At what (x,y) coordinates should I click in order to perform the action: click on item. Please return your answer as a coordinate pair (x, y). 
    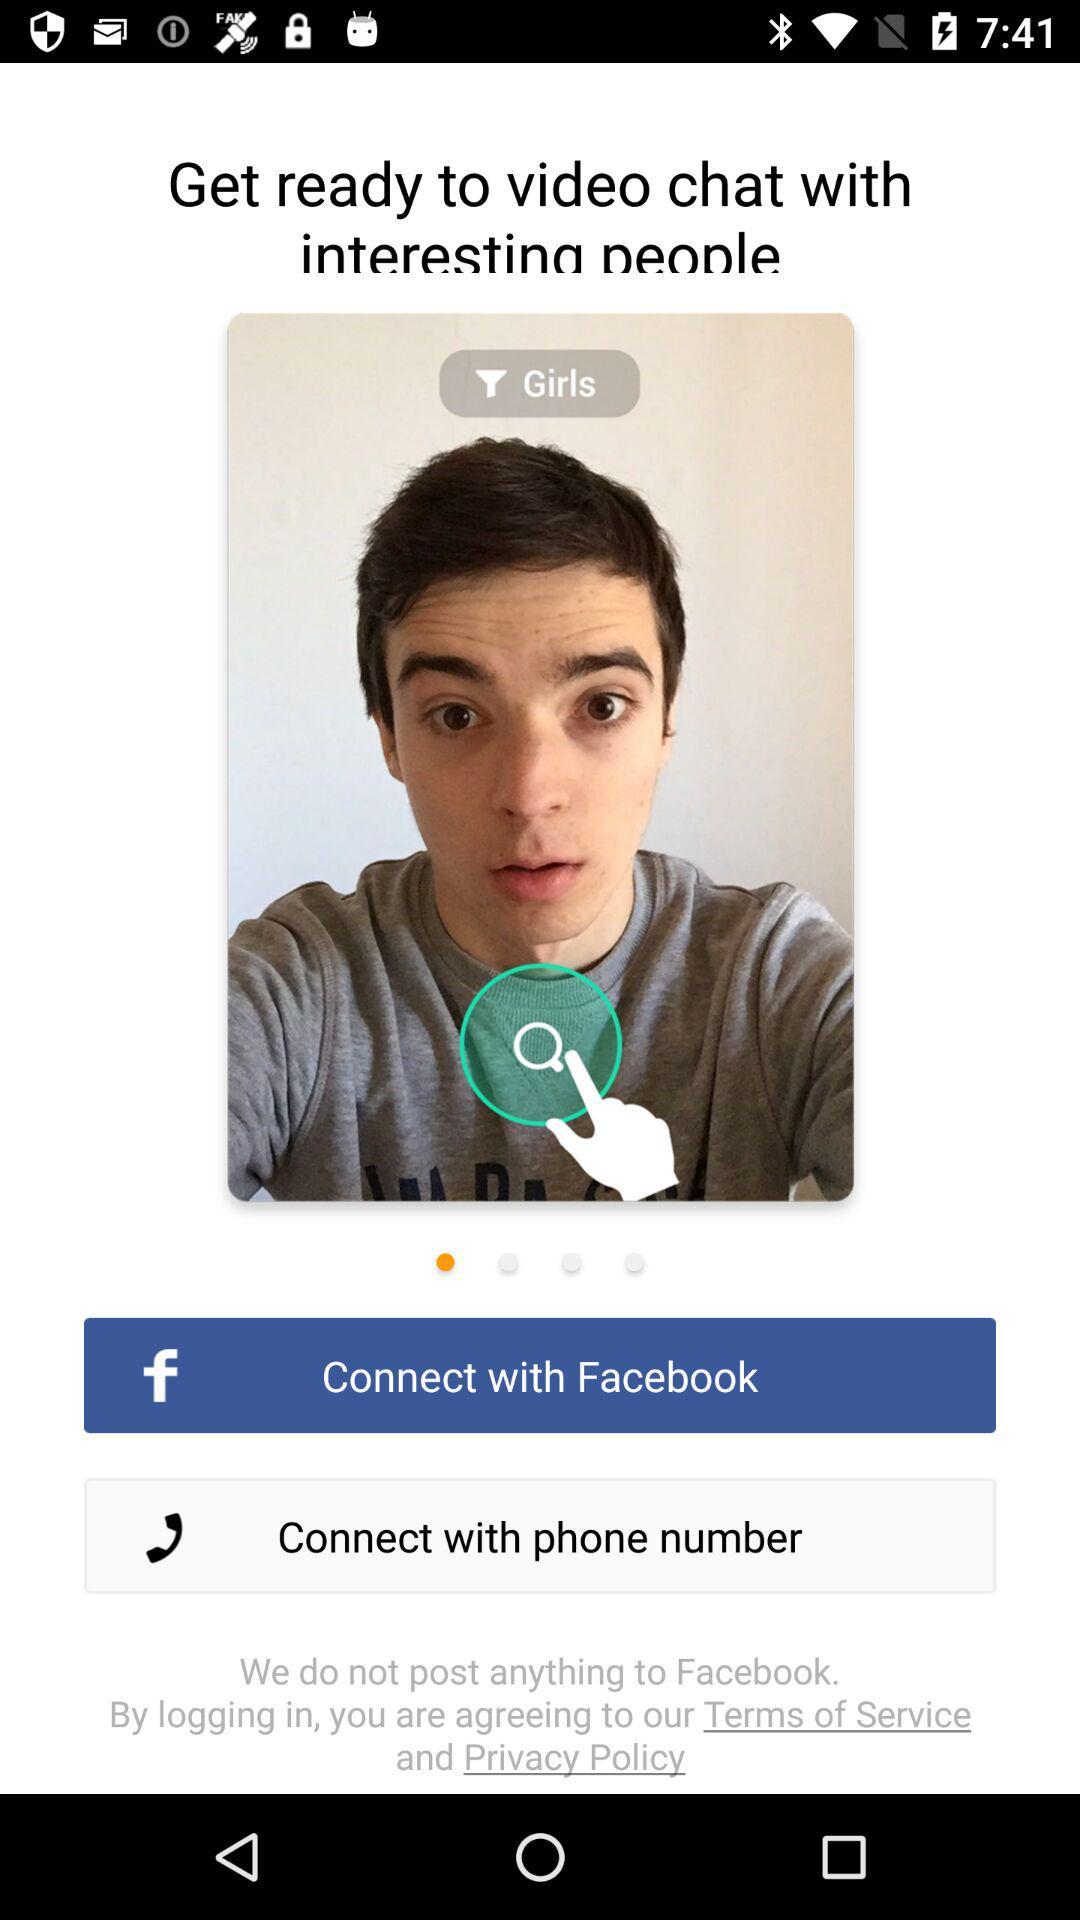
    Looking at the image, I should click on (634, 1261).